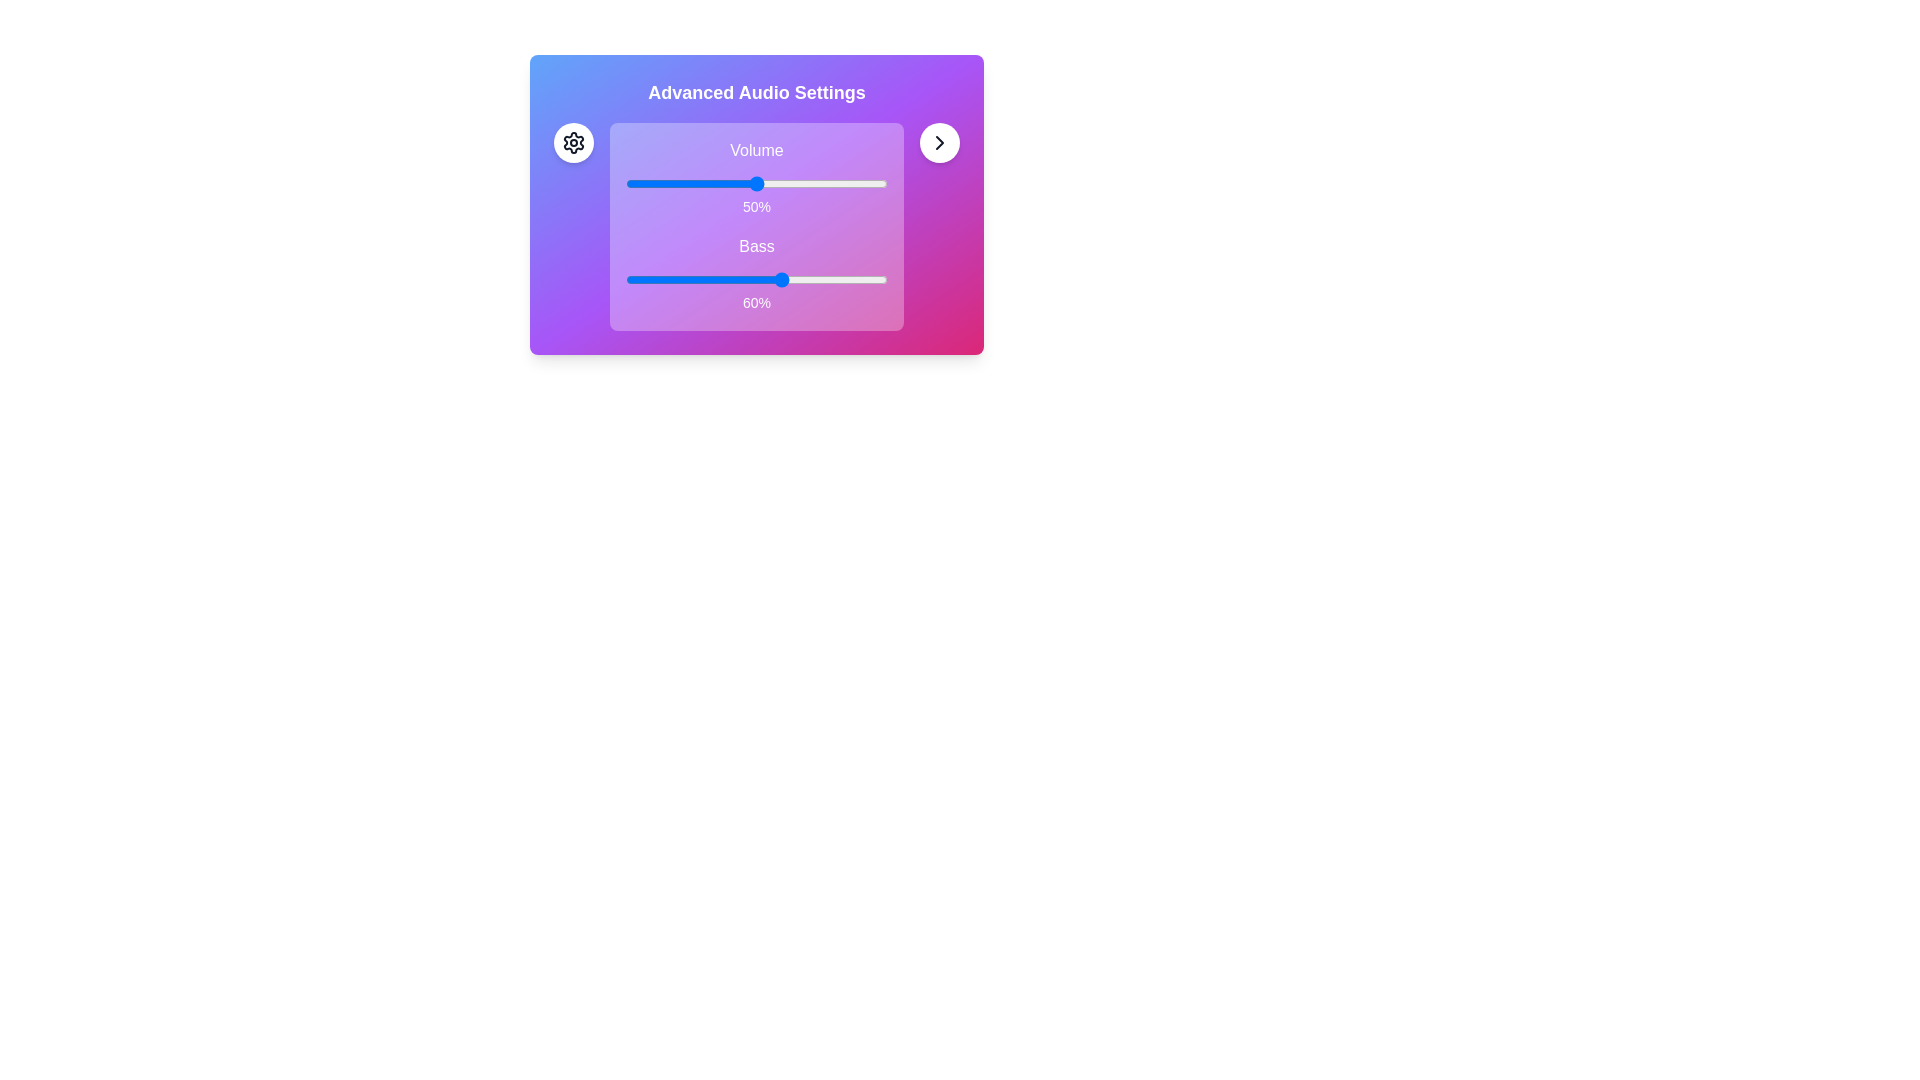 The image size is (1920, 1080). Describe the element at coordinates (880, 184) in the screenshot. I see `the volume slider to set the volume to 97%` at that location.